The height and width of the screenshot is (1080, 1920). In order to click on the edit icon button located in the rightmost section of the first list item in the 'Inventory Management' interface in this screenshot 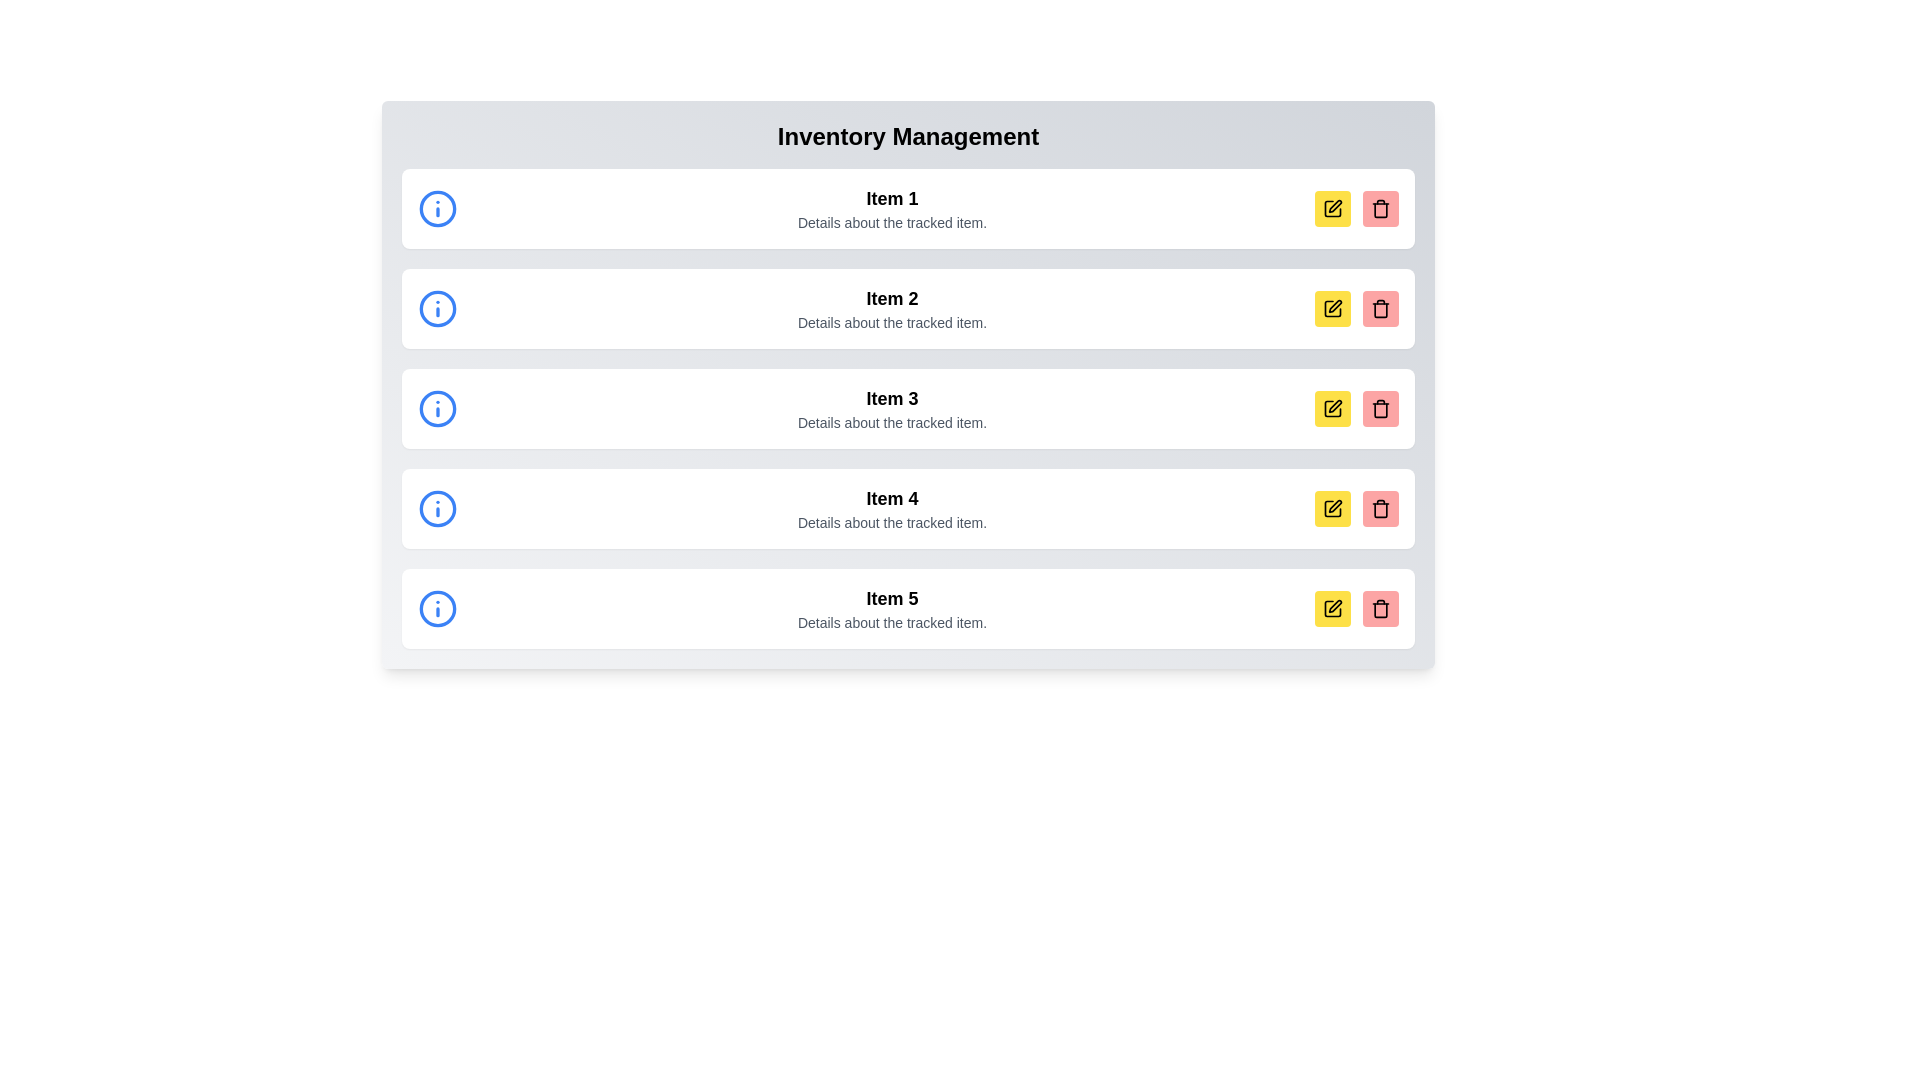, I will do `click(1334, 205)`.